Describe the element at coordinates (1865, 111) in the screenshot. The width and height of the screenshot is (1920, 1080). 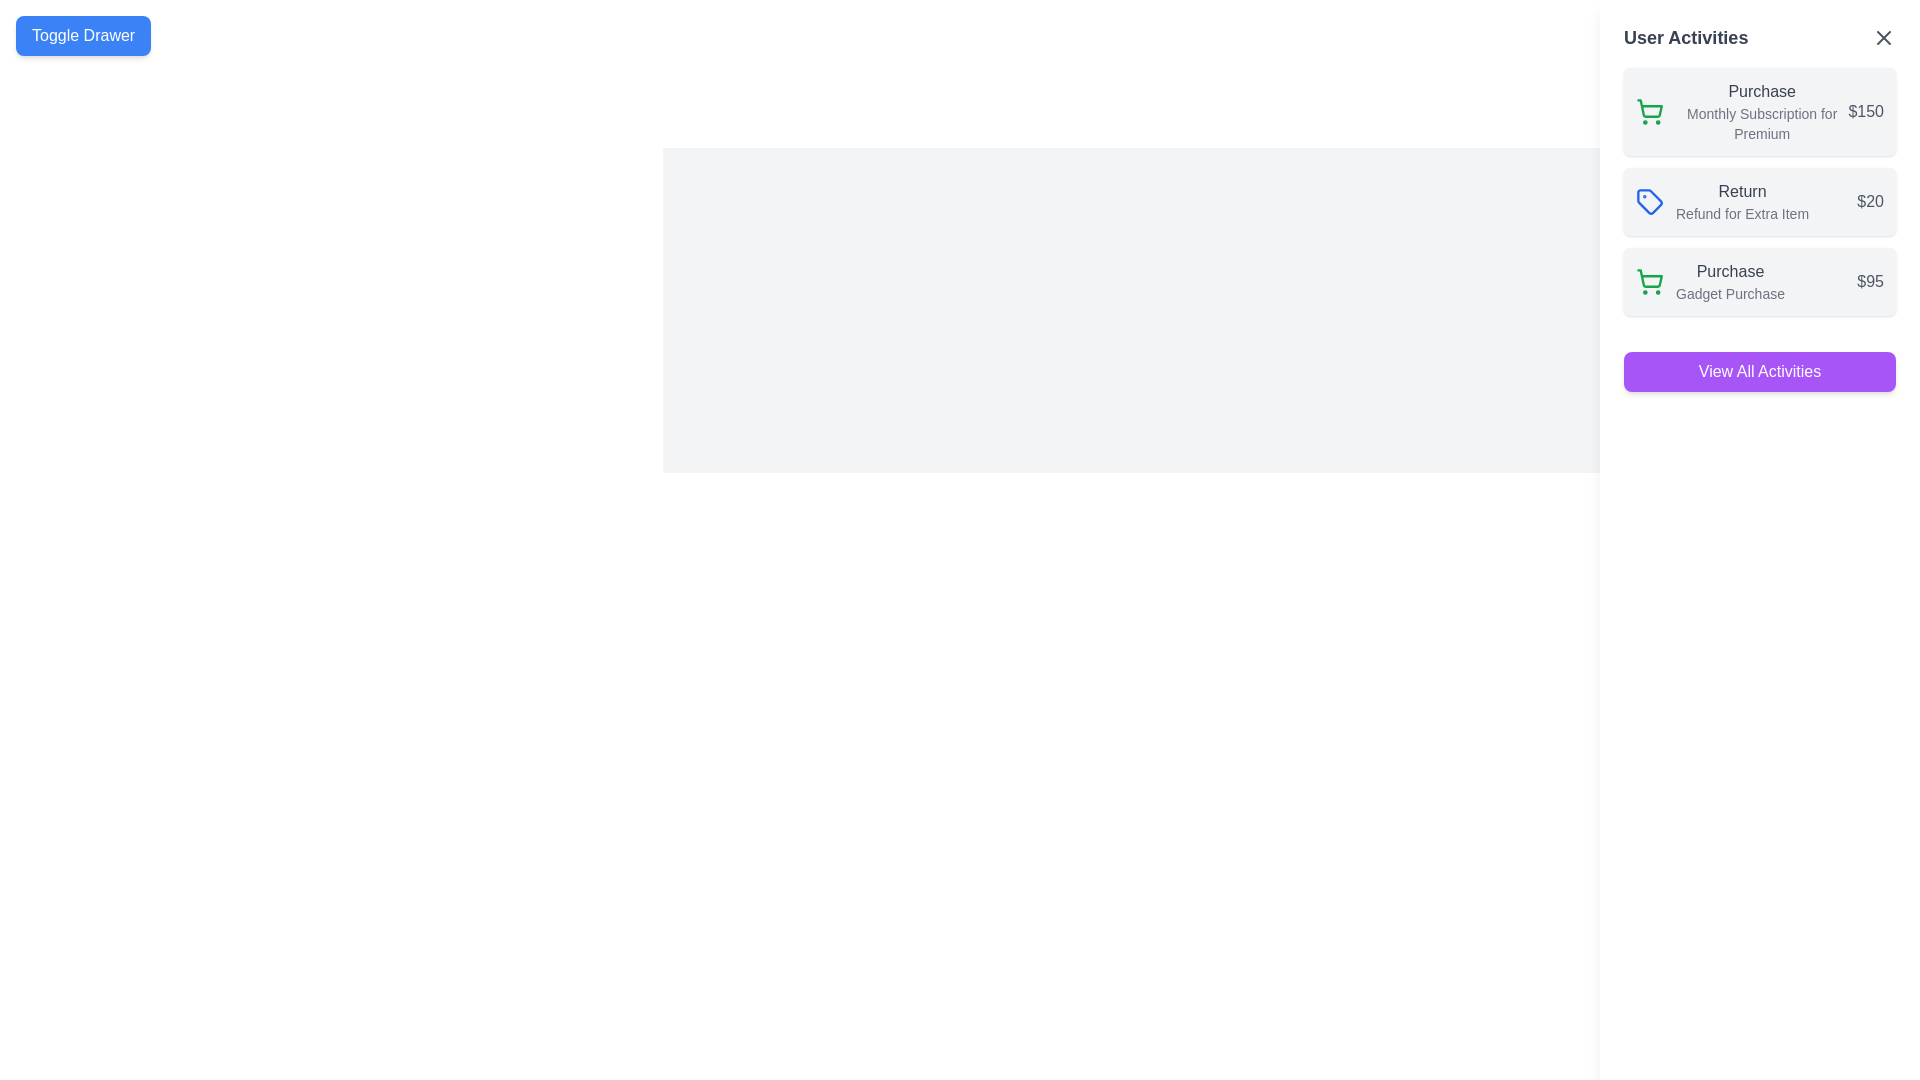
I see `value represented by the text label displaying '$150', which is located in the 'User Activities' panel, aligned with the 'Monthly Subscription for Premium' text` at that location.